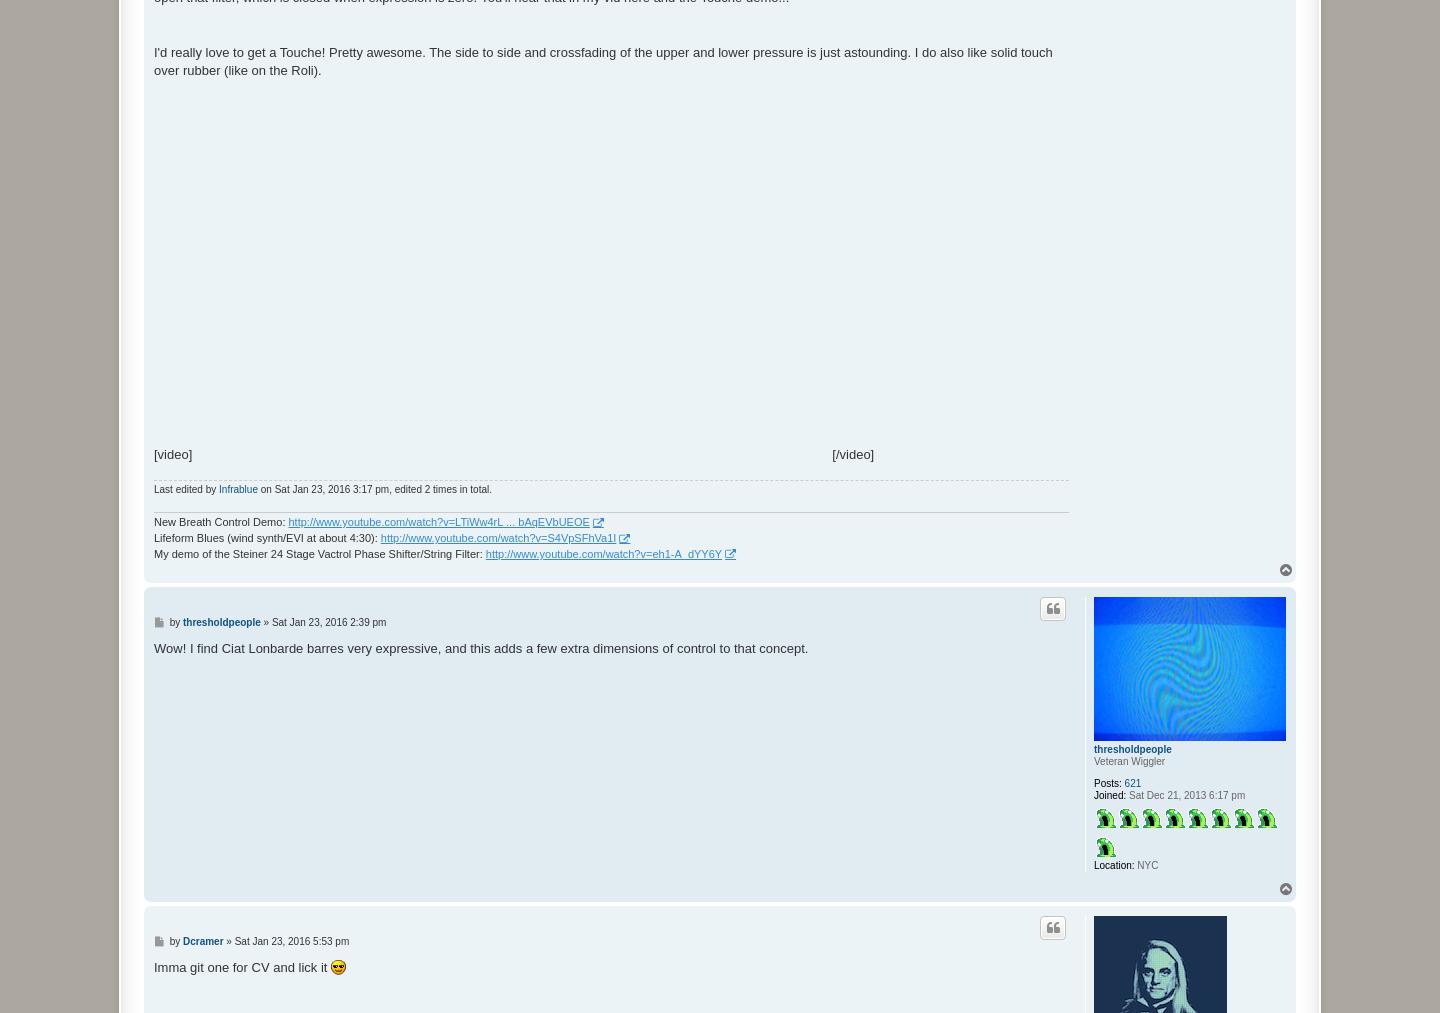 The width and height of the screenshot is (1440, 1013). I want to click on 'on Sat Jan 23, 2016 3:17 pm, edited 2 times in total.', so click(373, 487).